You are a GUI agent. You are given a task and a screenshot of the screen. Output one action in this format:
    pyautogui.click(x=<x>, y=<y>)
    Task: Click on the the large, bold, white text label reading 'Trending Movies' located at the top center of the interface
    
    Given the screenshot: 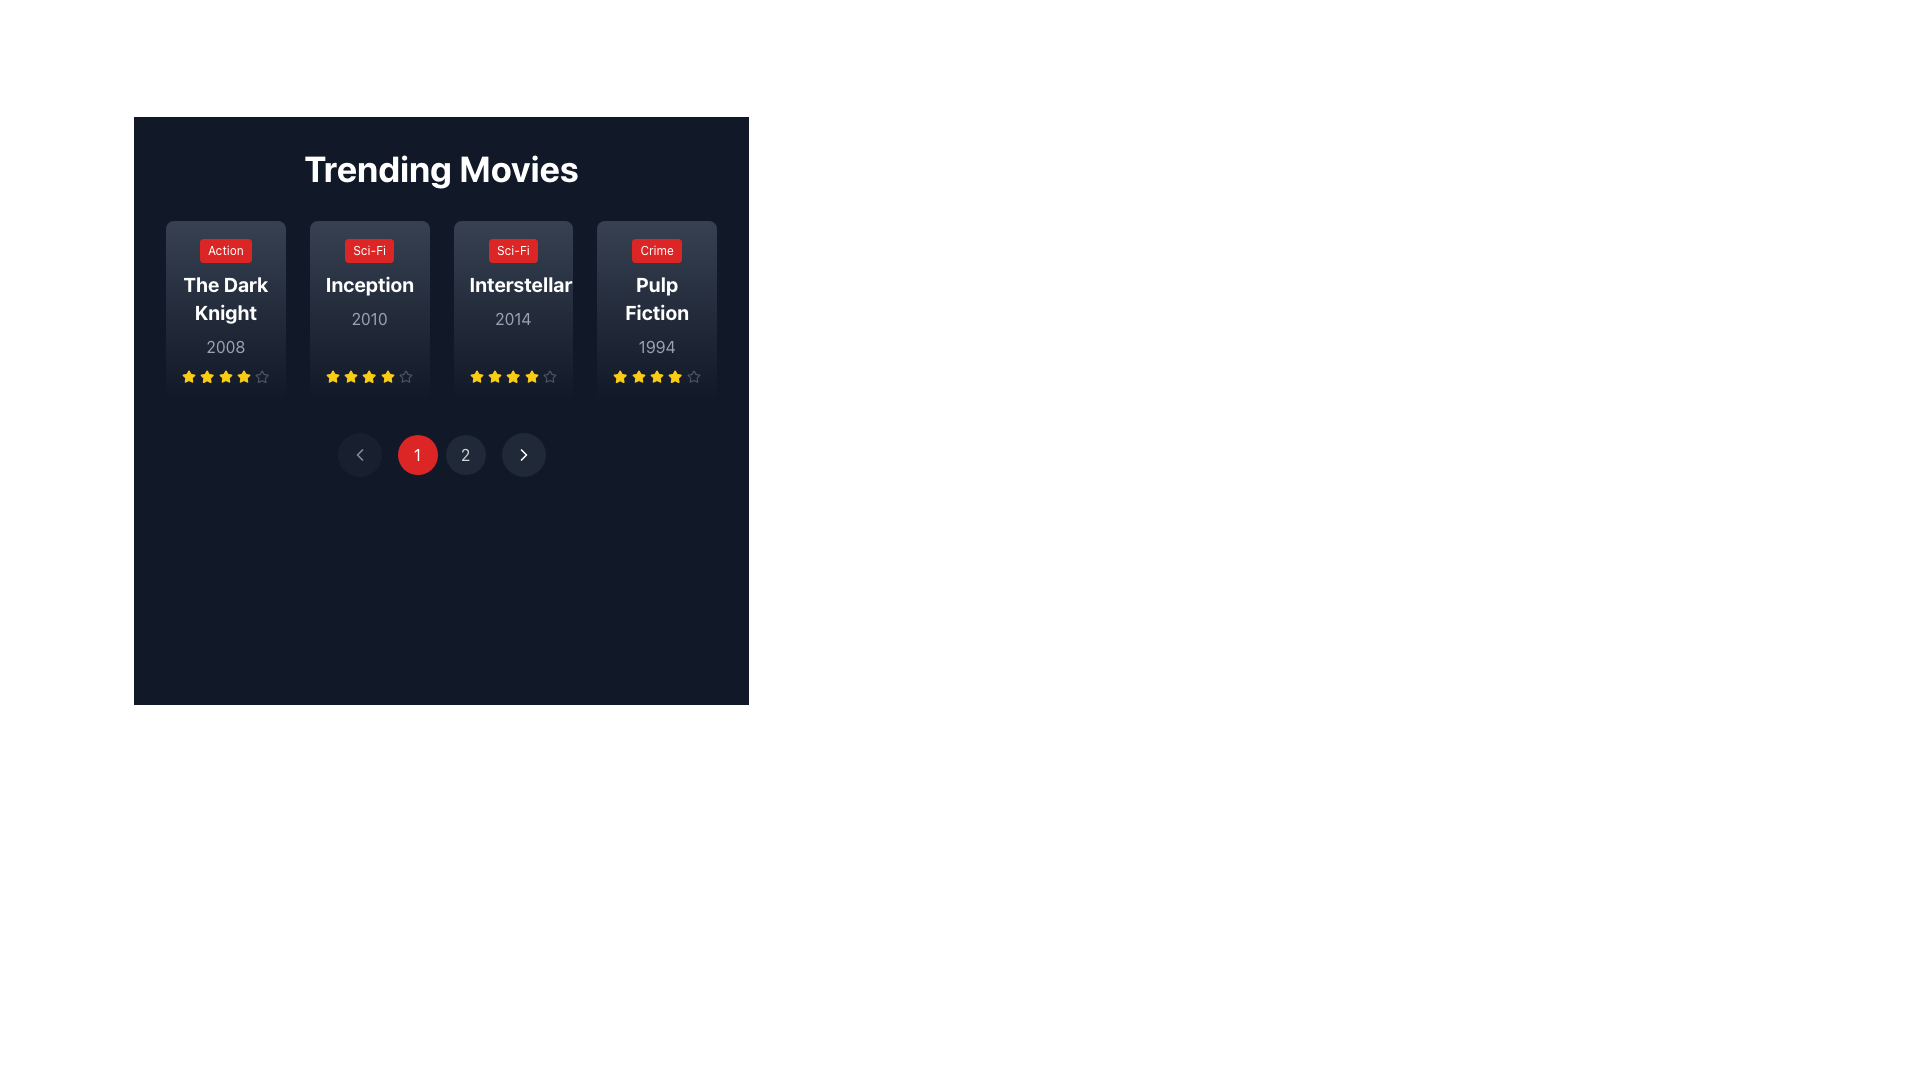 What is the action you would take?
    pyautogui.click(x=440, y=168)
    